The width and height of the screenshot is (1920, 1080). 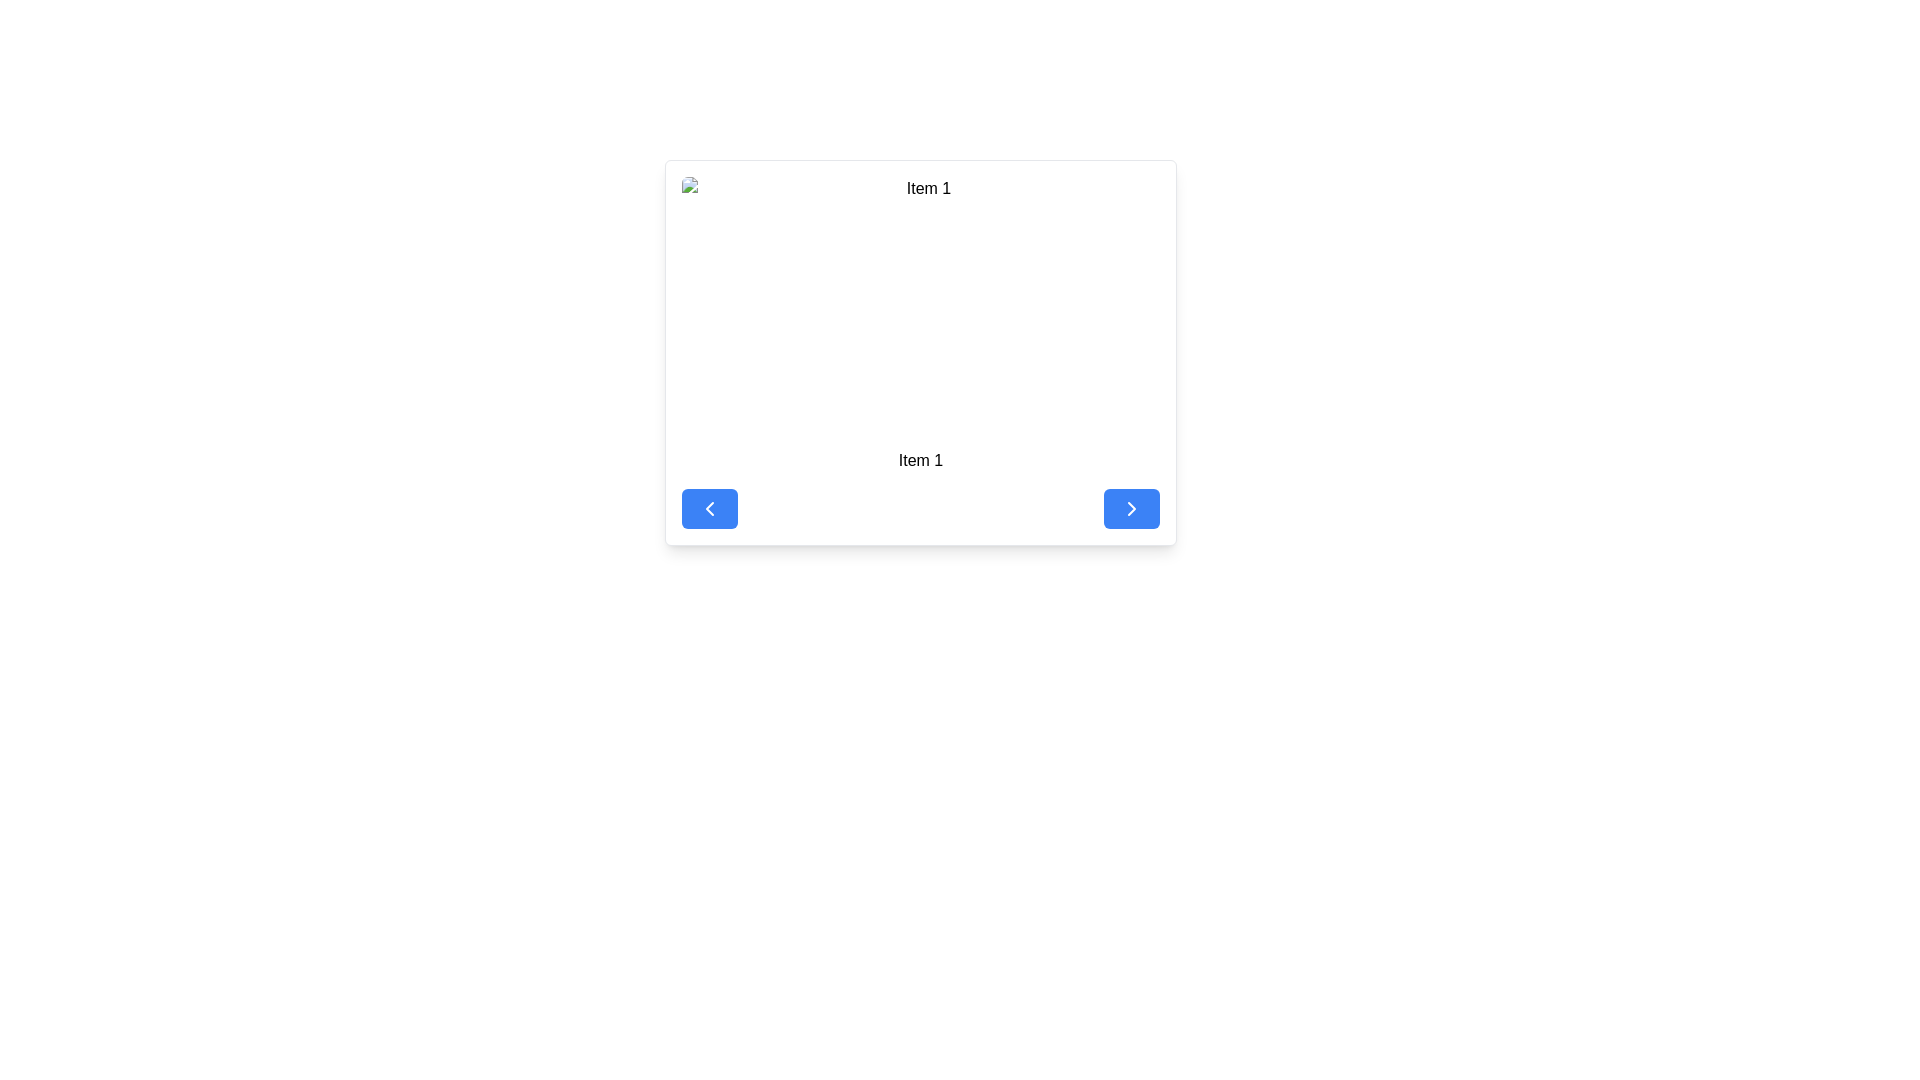 What do you see at coordinates (710, 508) in the screenshot?
I see `the chevron icon indicating a left navigation action, which is centrally aligned within a blue button box at the bottom-left corner of the layout` at bounding box center [710, 508].